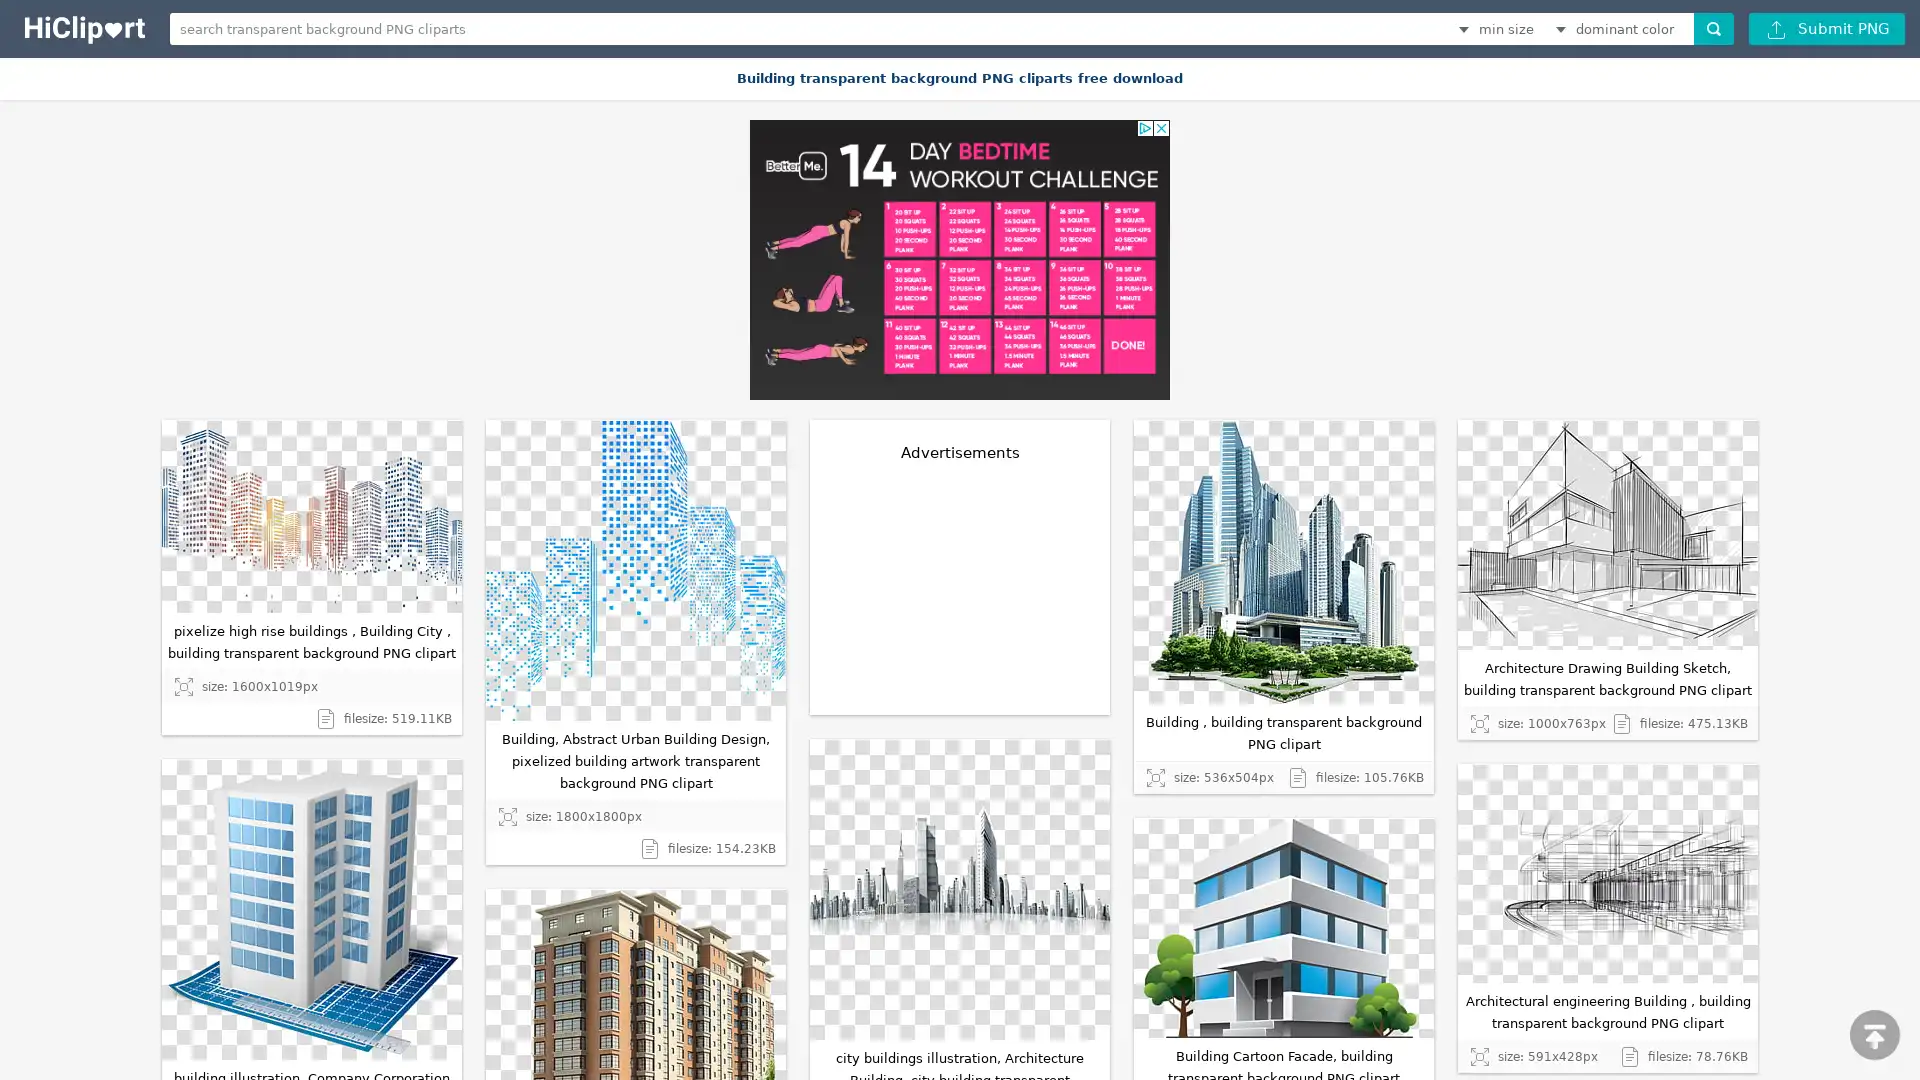 This screenshot has height=1080, width=1920. I want to click on scroll to top, so click(1874, 1034).